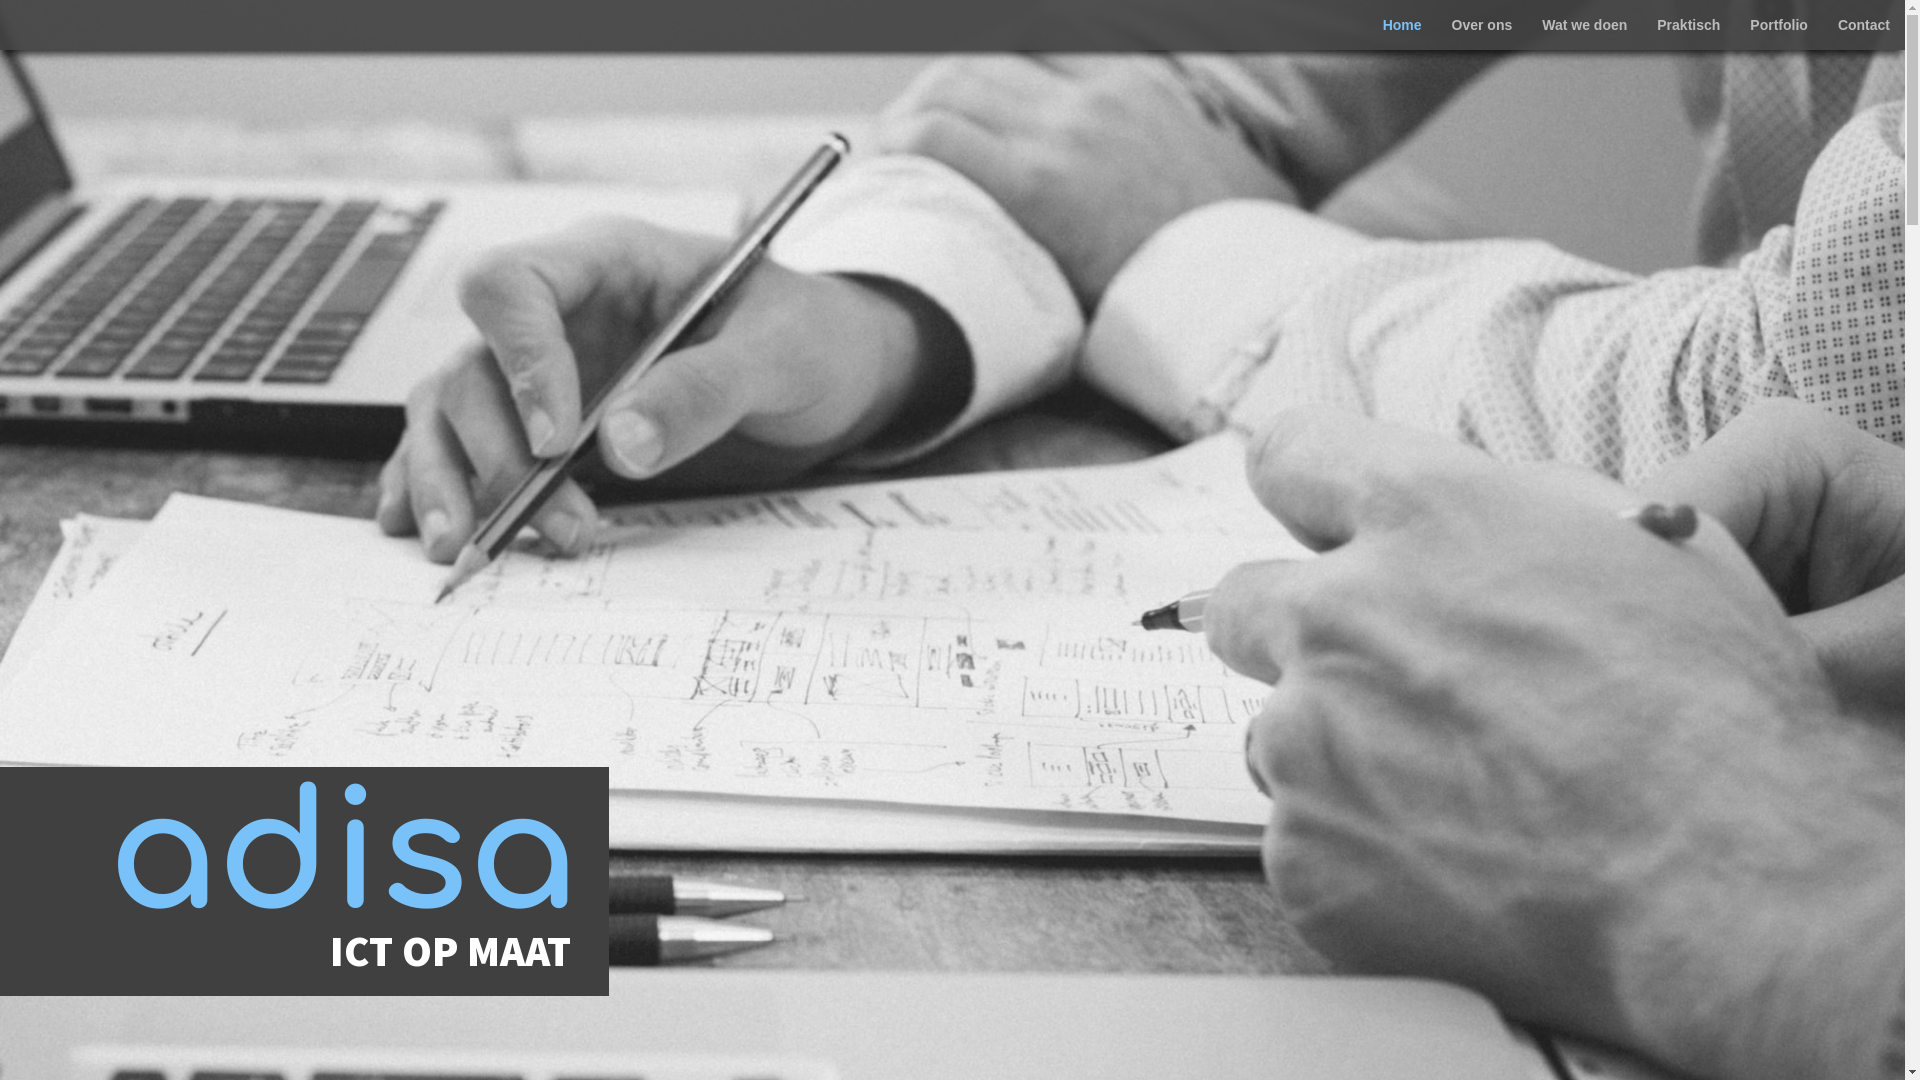 This screenshot has height=1080, width=1920. I want to click on 'Praktisch', so click(1641, 24).